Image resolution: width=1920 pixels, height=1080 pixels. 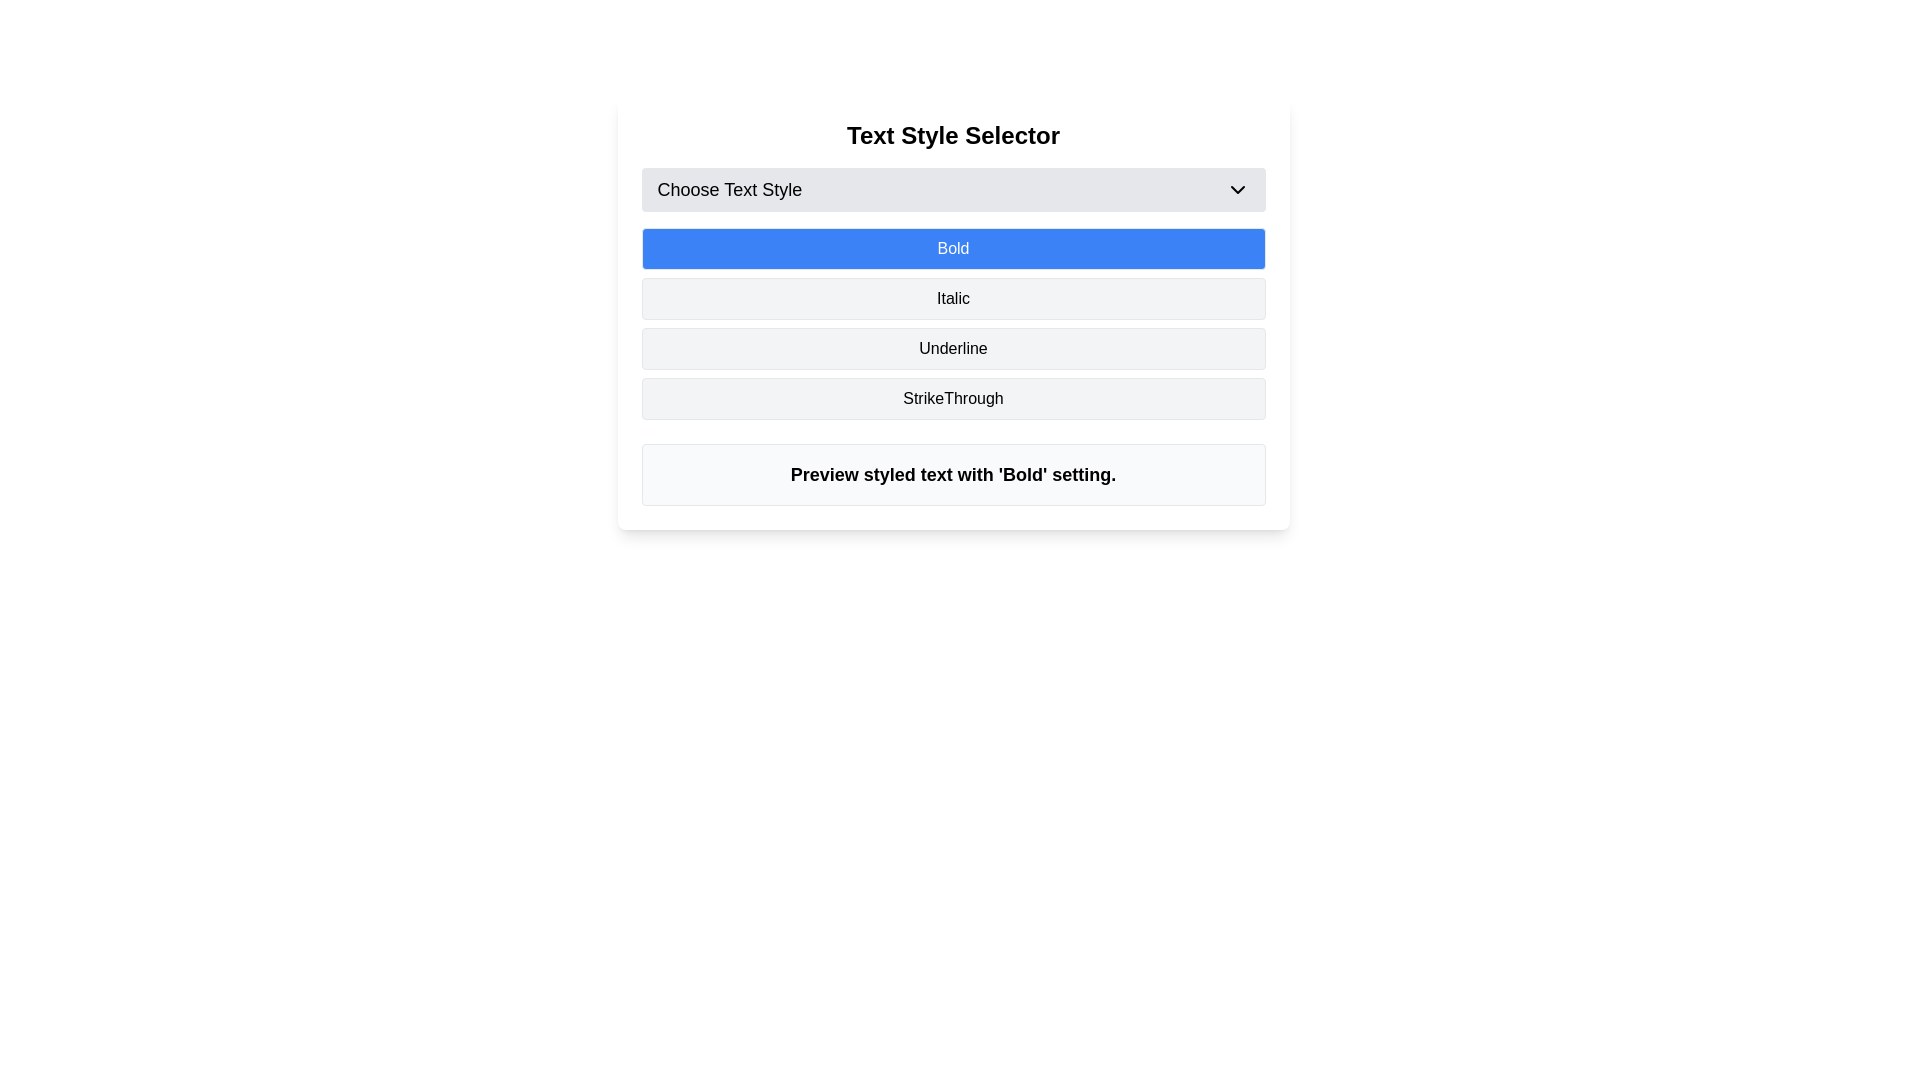 What do you see at coordinates (952, 474) in the screenshot?
I see `text content from the Text display area that provides visual feedback for the 'Bold' style option, located at the bottom of the layout` at bounding box center [952, 474].